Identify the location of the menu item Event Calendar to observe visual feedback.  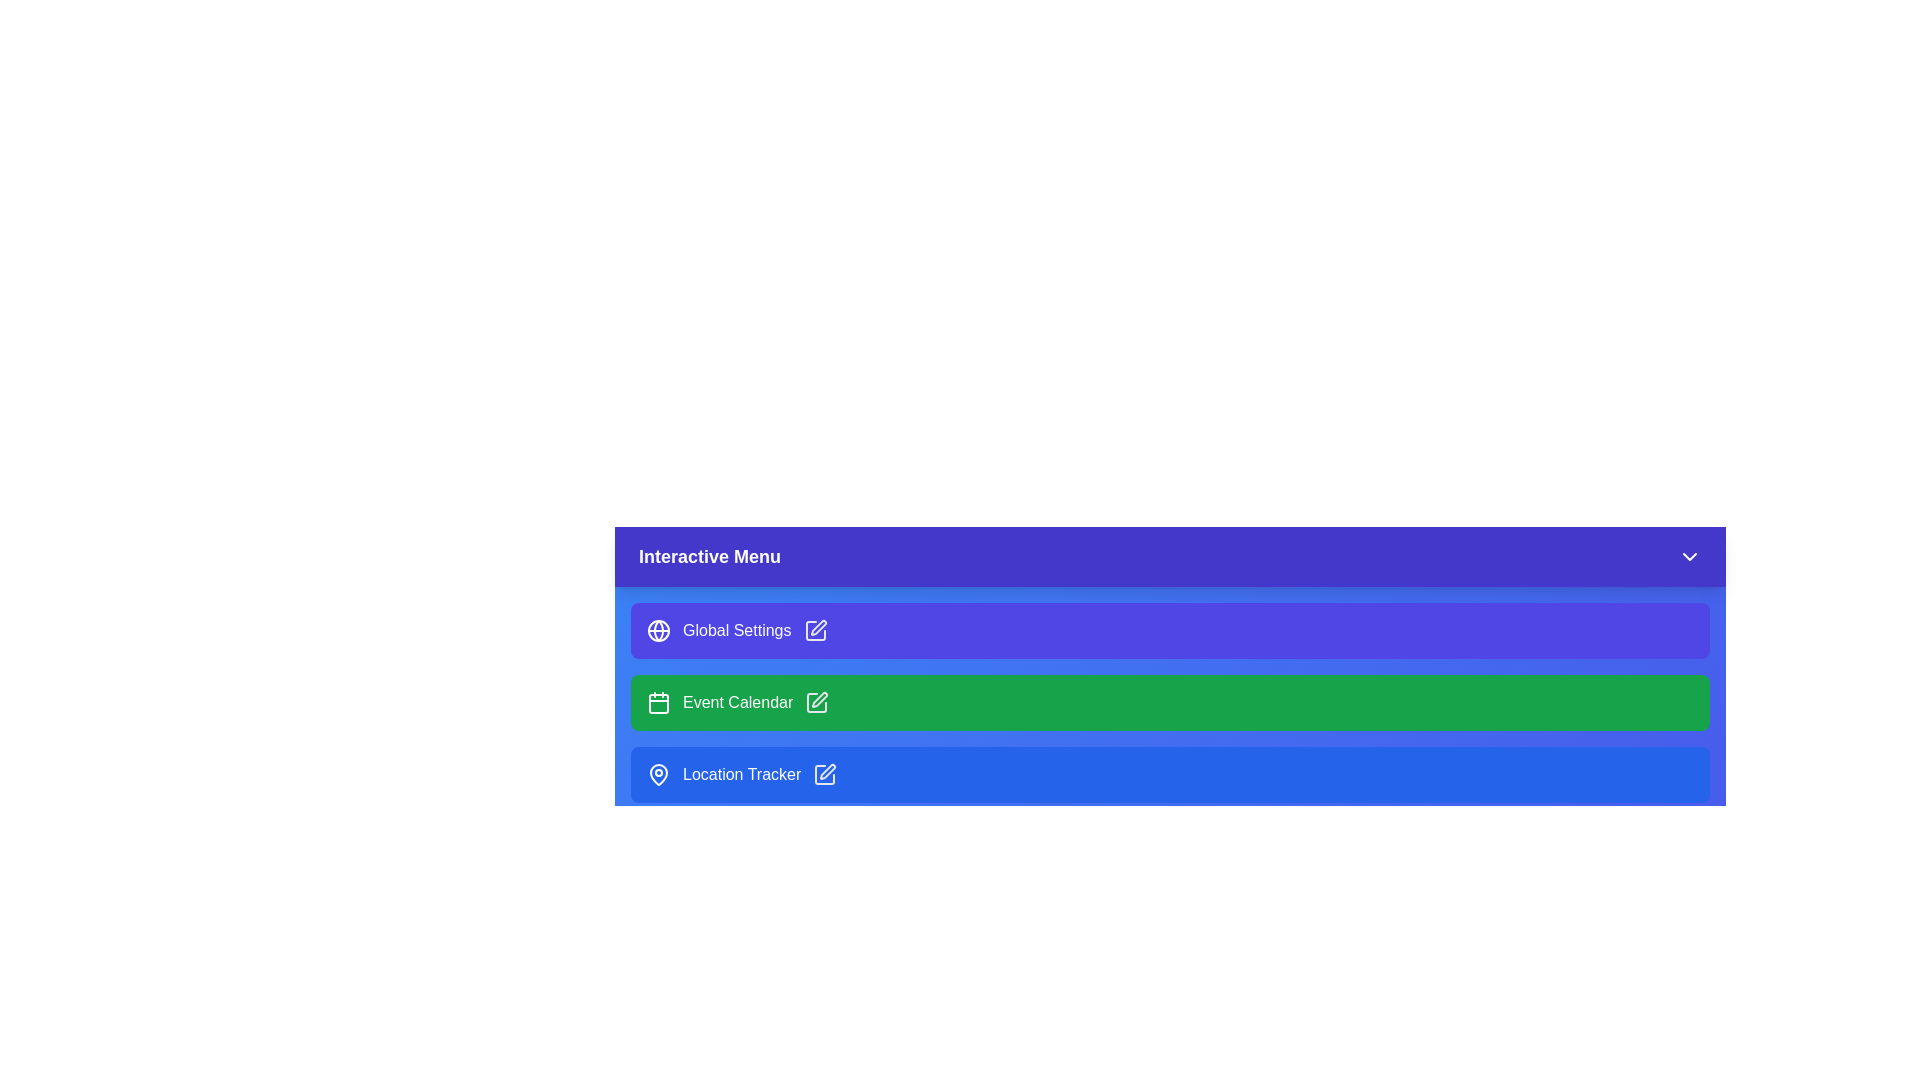
(1170, 701).